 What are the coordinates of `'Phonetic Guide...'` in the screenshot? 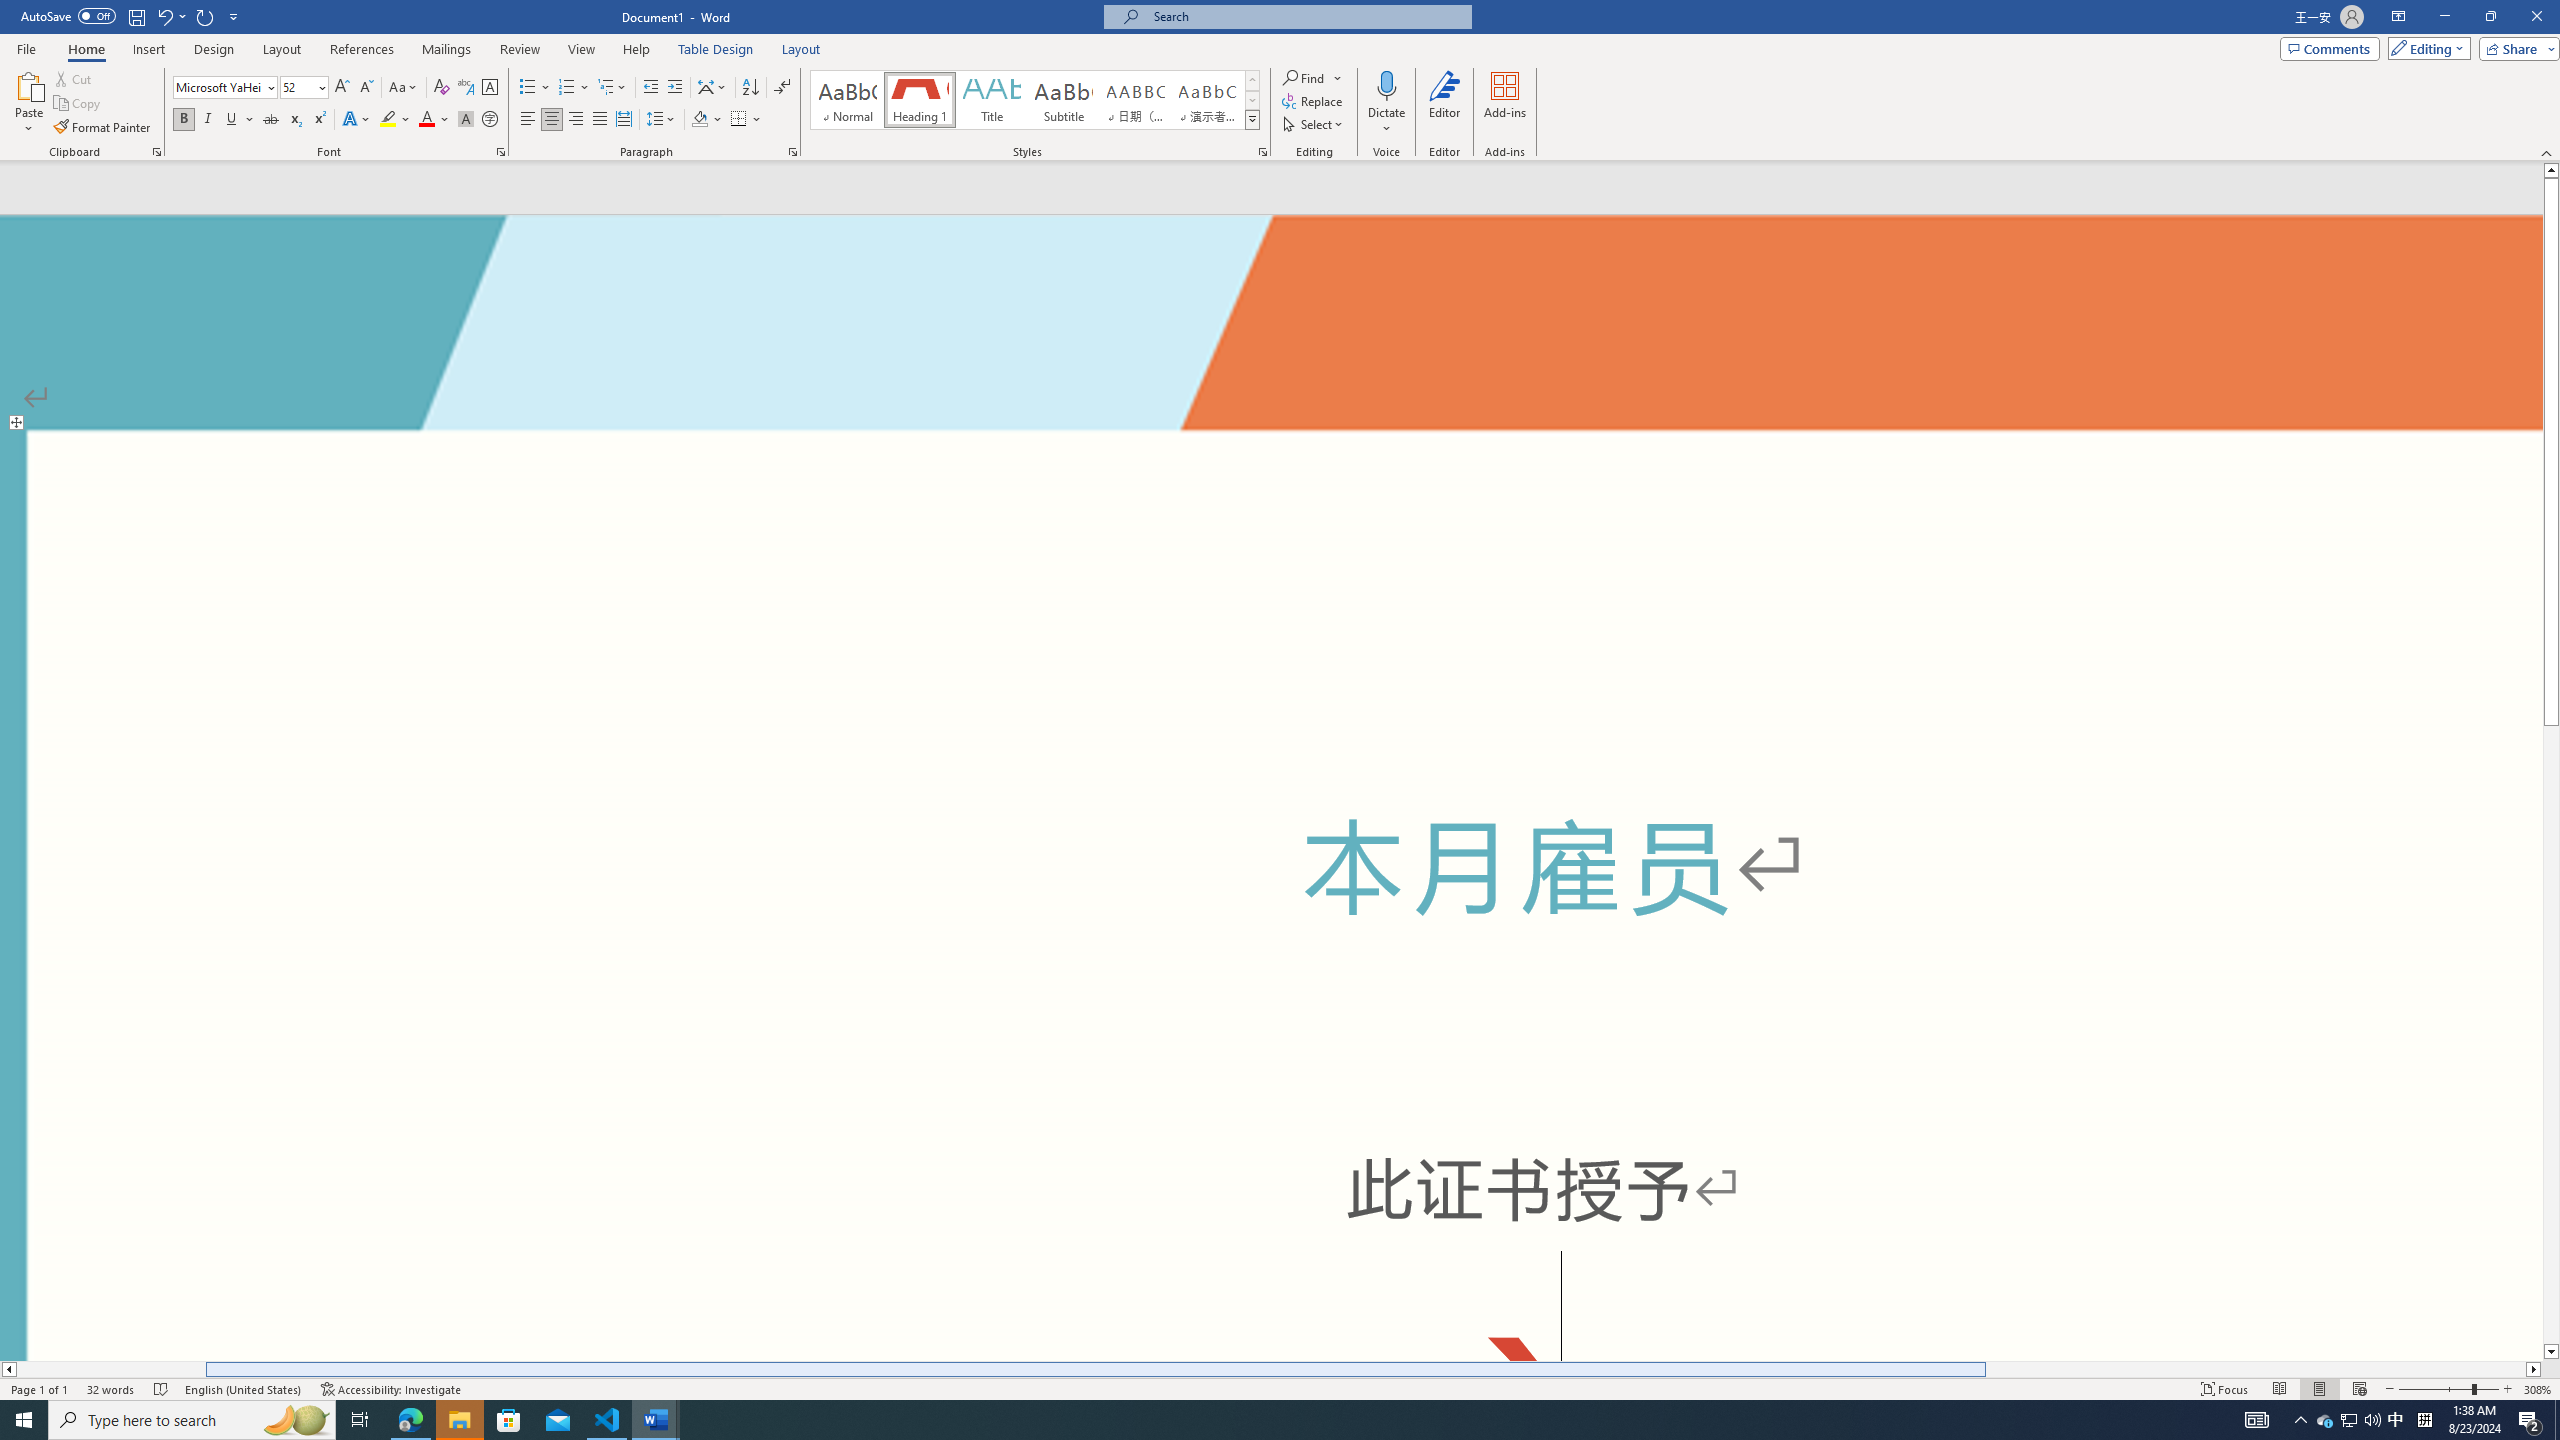 It's located at (464, 87).